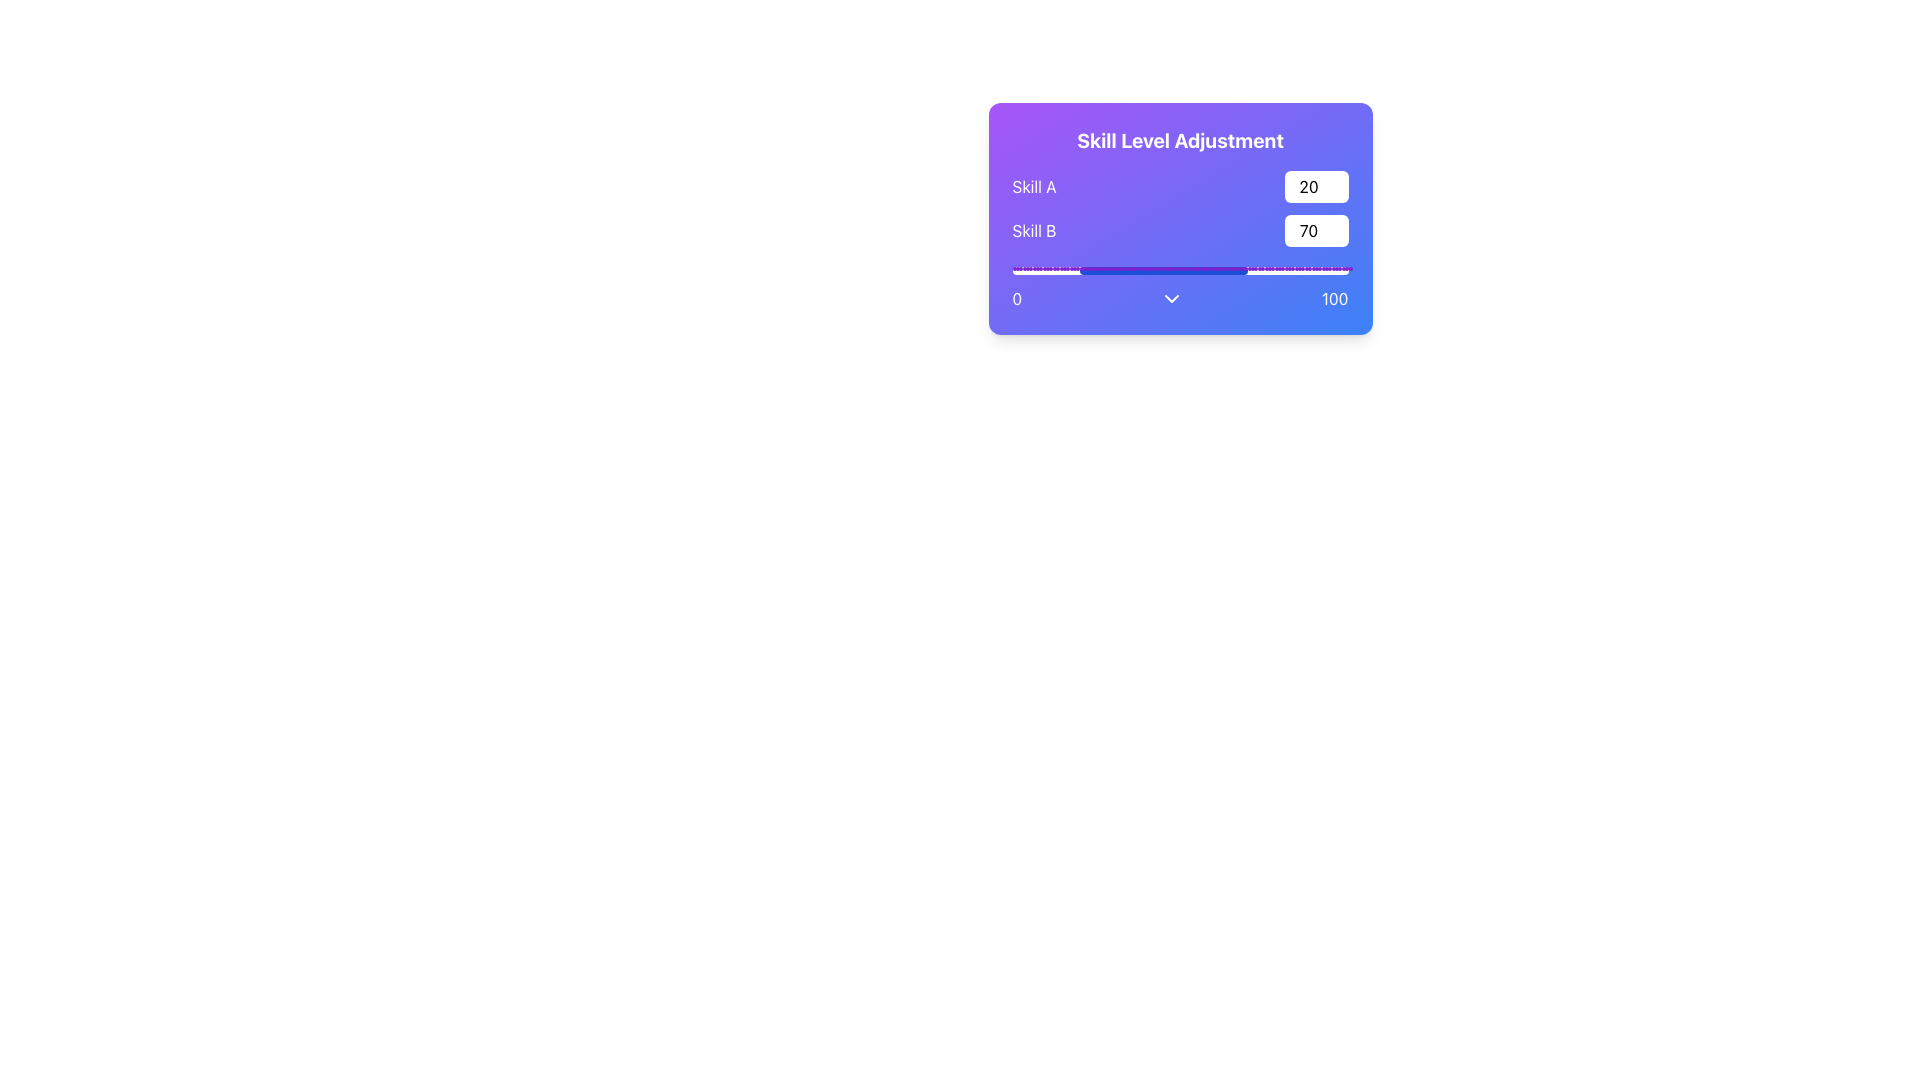 The width and height of the screenshot is (1920, 1080). Describe the element at coordinates (1180, 208) in the screenshot. I see `the labels 'Skill A' and 'Skill B' in the numerical input form located in the 'Skill Level Adjustment' card for more information` at that location.